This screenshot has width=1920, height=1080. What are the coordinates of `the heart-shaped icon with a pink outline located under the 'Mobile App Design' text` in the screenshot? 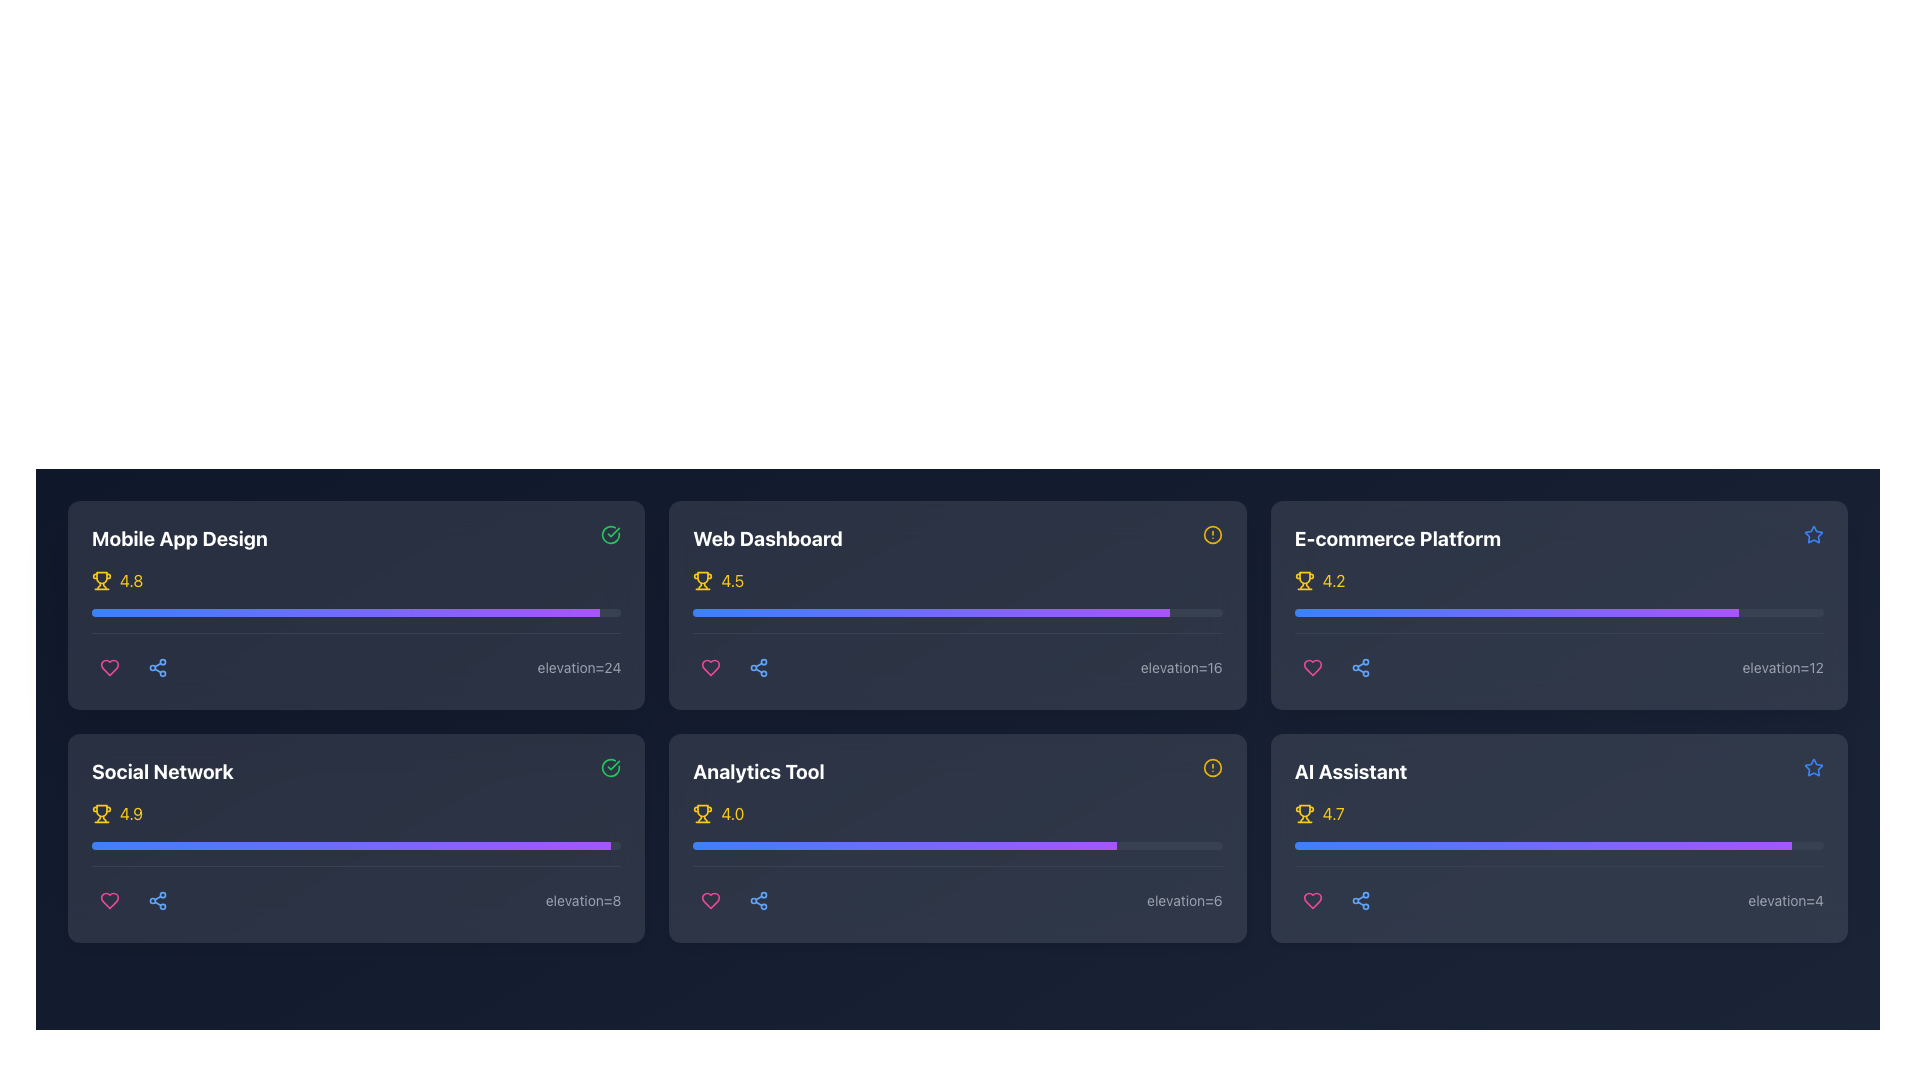 It's located at (1312, 667).